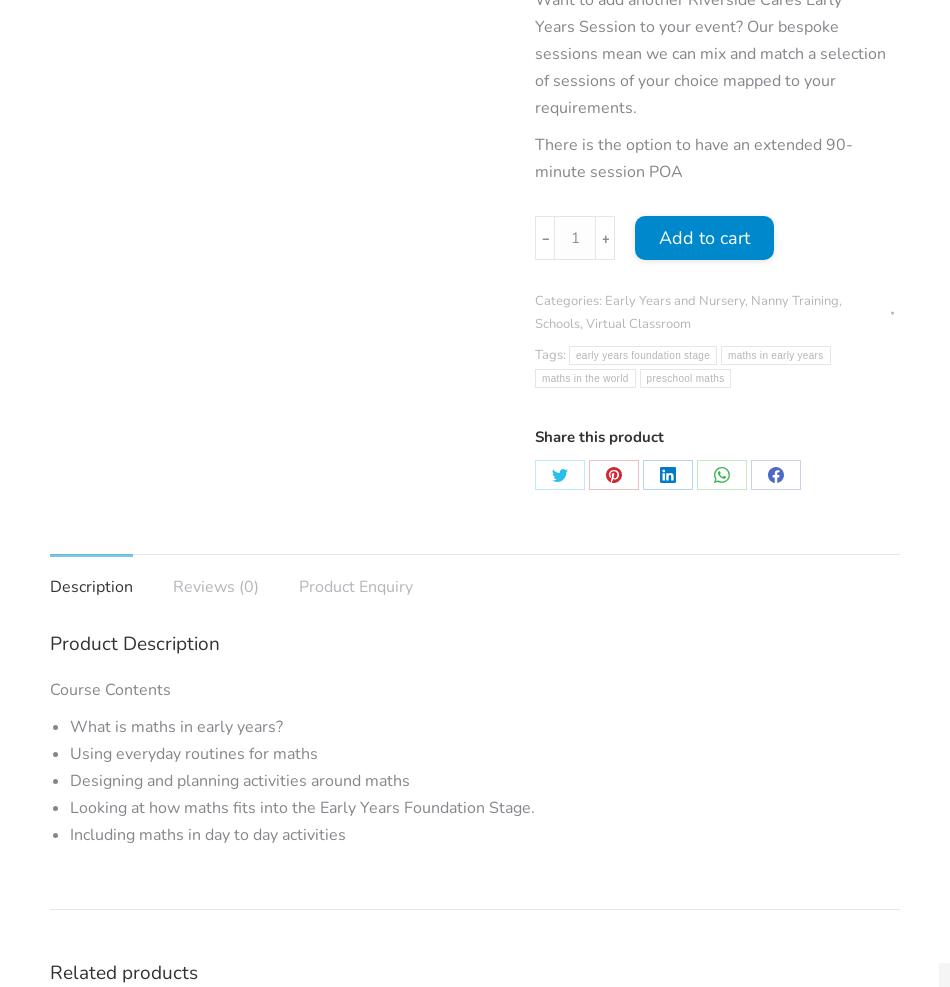 The width and height of the screenshot is (950, 987). Describe the element at coordinates (638, 323) in the screenshot. I see `'Virtual Classroom'` at that location.